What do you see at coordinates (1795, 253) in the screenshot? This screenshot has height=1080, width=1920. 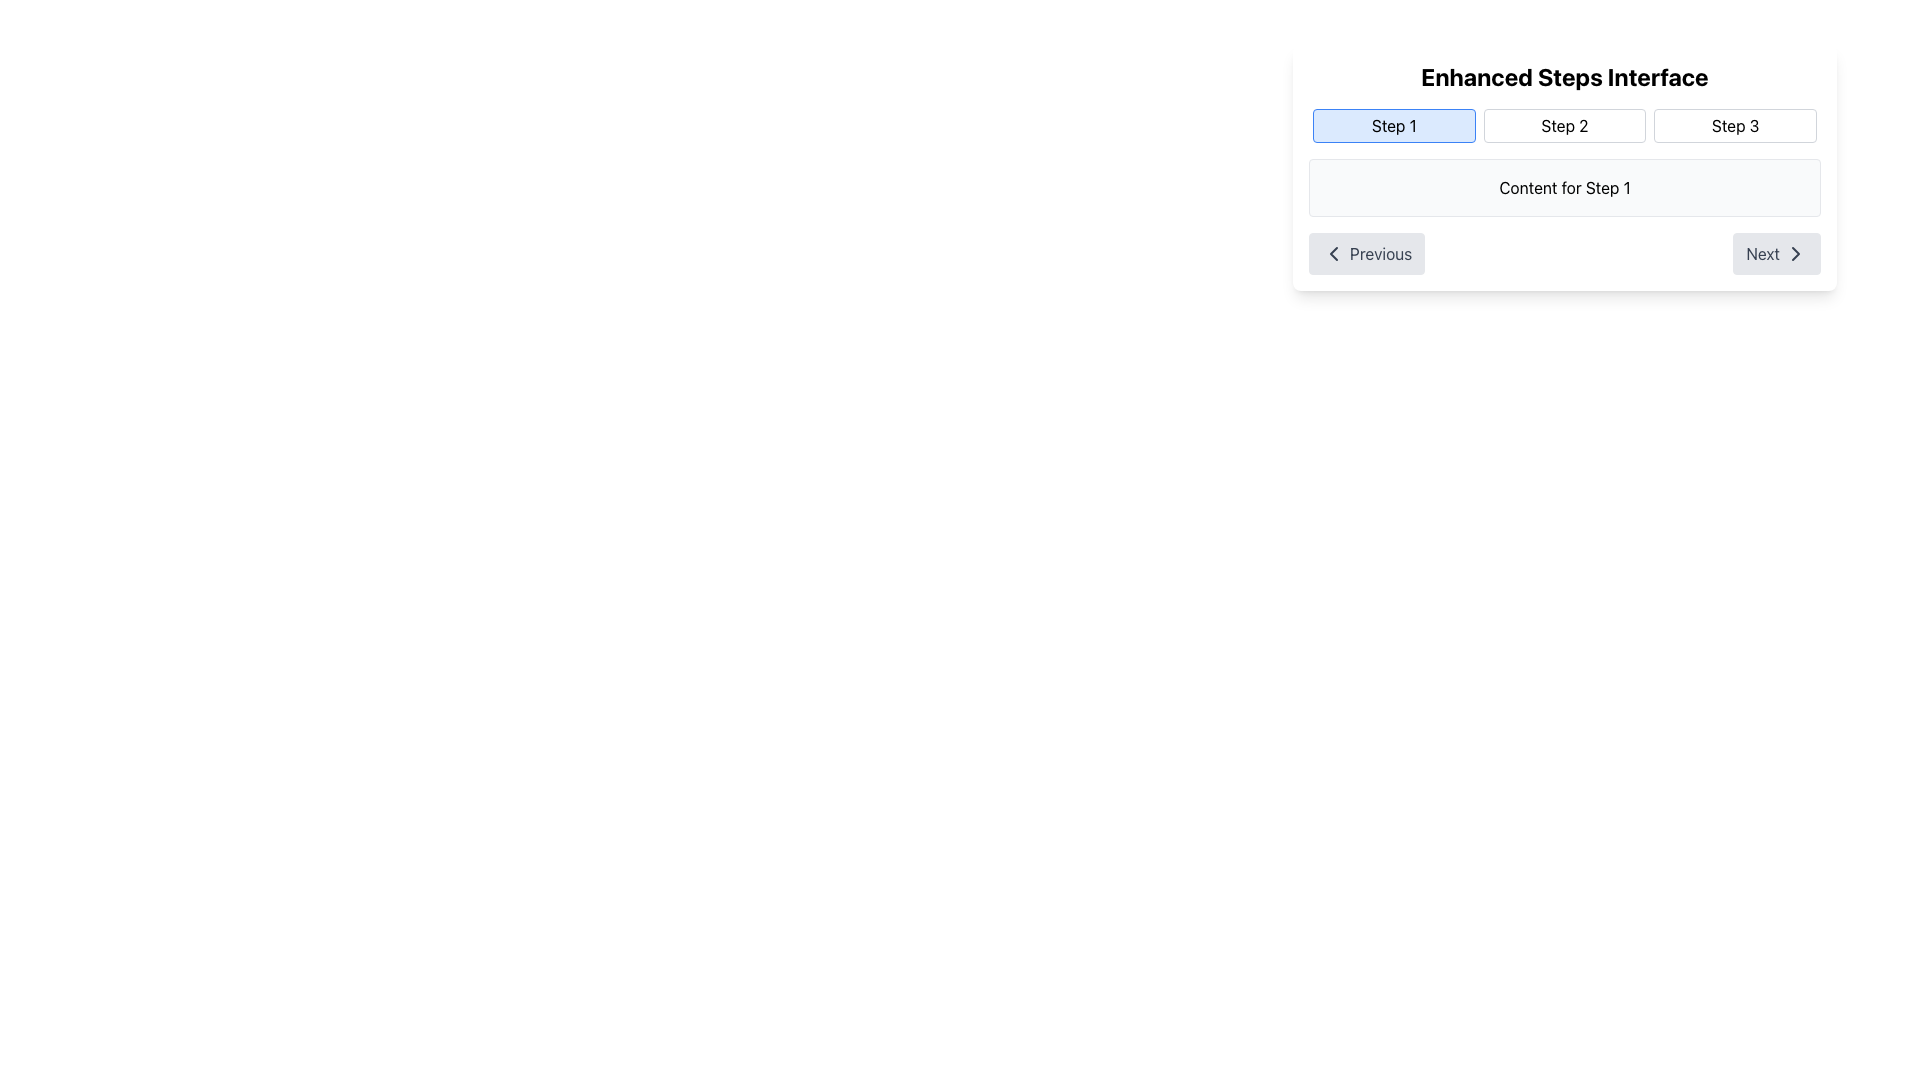 I see `the forward arrow icon located within the 'Next' navigation button, positioned toward the right edge of the button` at bounding box center [1795, 253].